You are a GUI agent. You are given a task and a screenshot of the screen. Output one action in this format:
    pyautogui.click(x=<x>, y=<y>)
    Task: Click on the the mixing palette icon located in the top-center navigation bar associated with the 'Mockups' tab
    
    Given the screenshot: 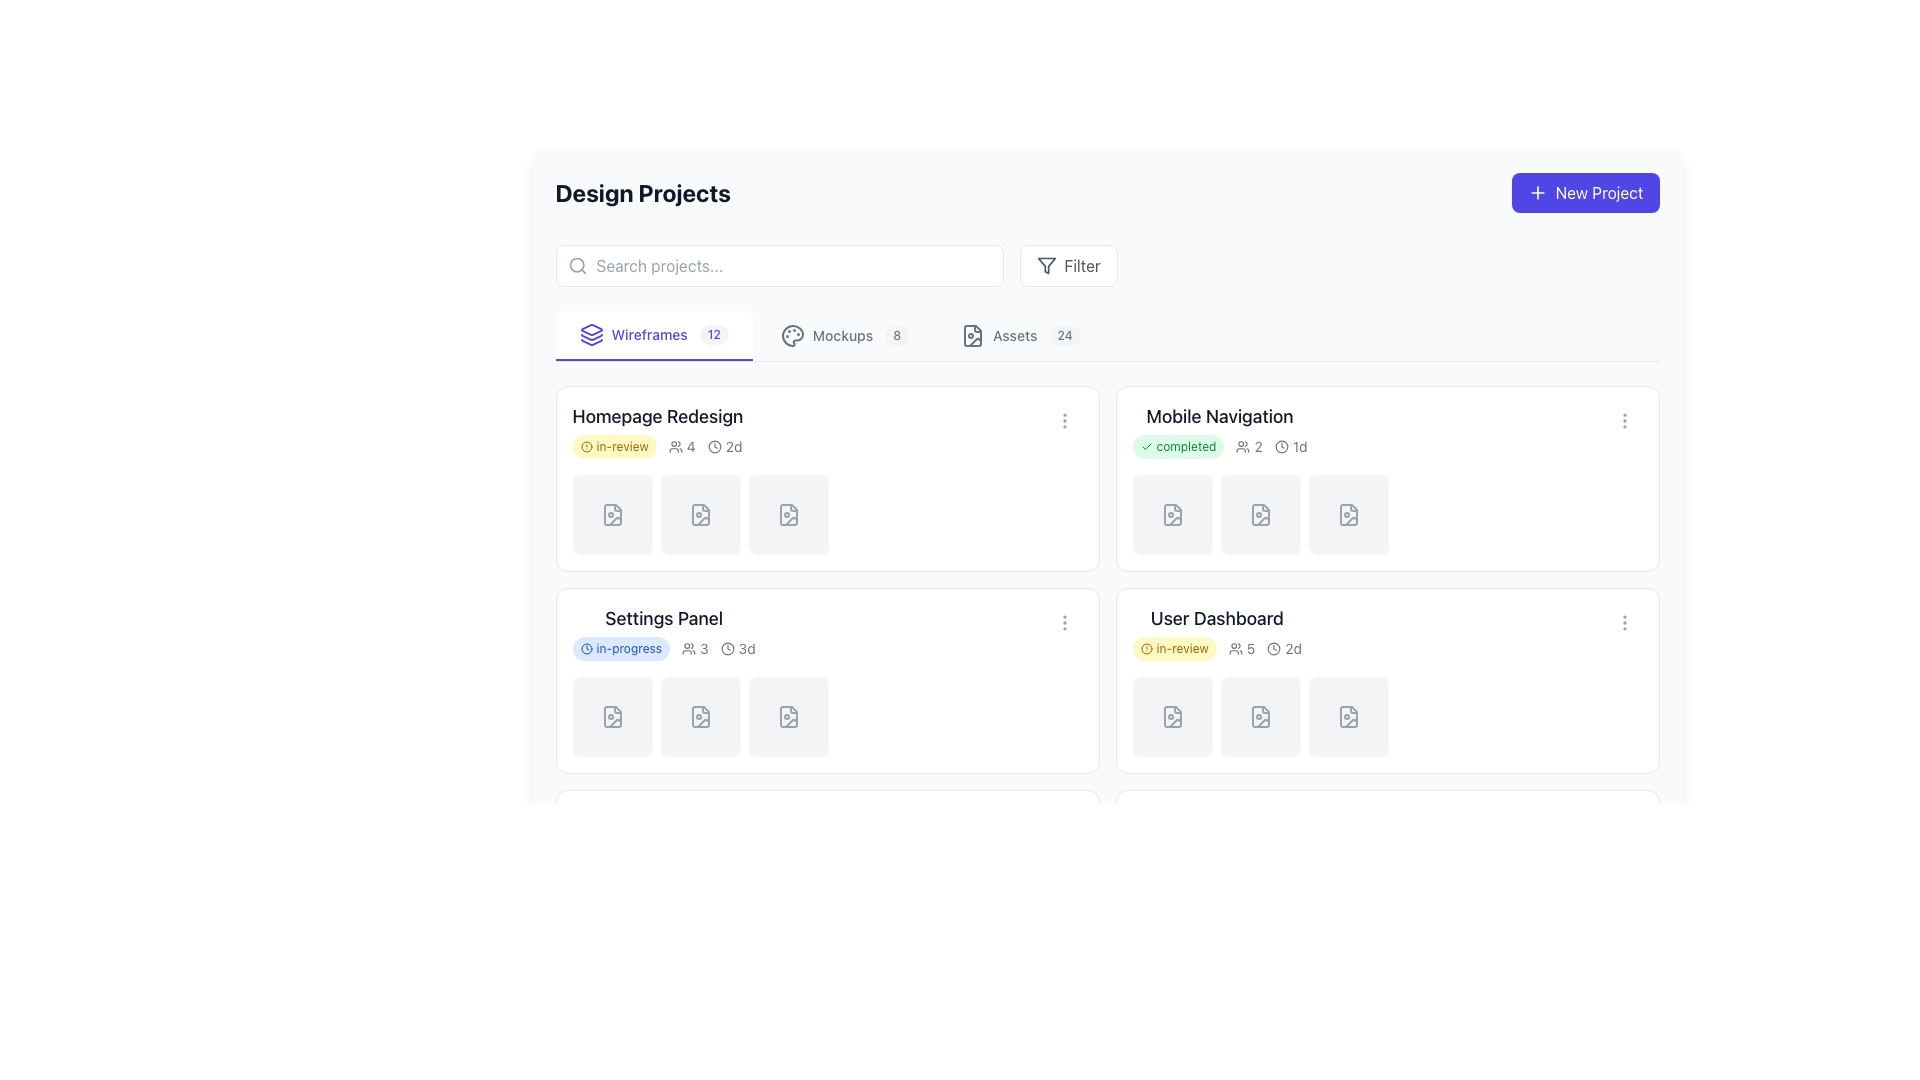 What is the action you would take?
    pyautogui.click(x=791, y=334)
    